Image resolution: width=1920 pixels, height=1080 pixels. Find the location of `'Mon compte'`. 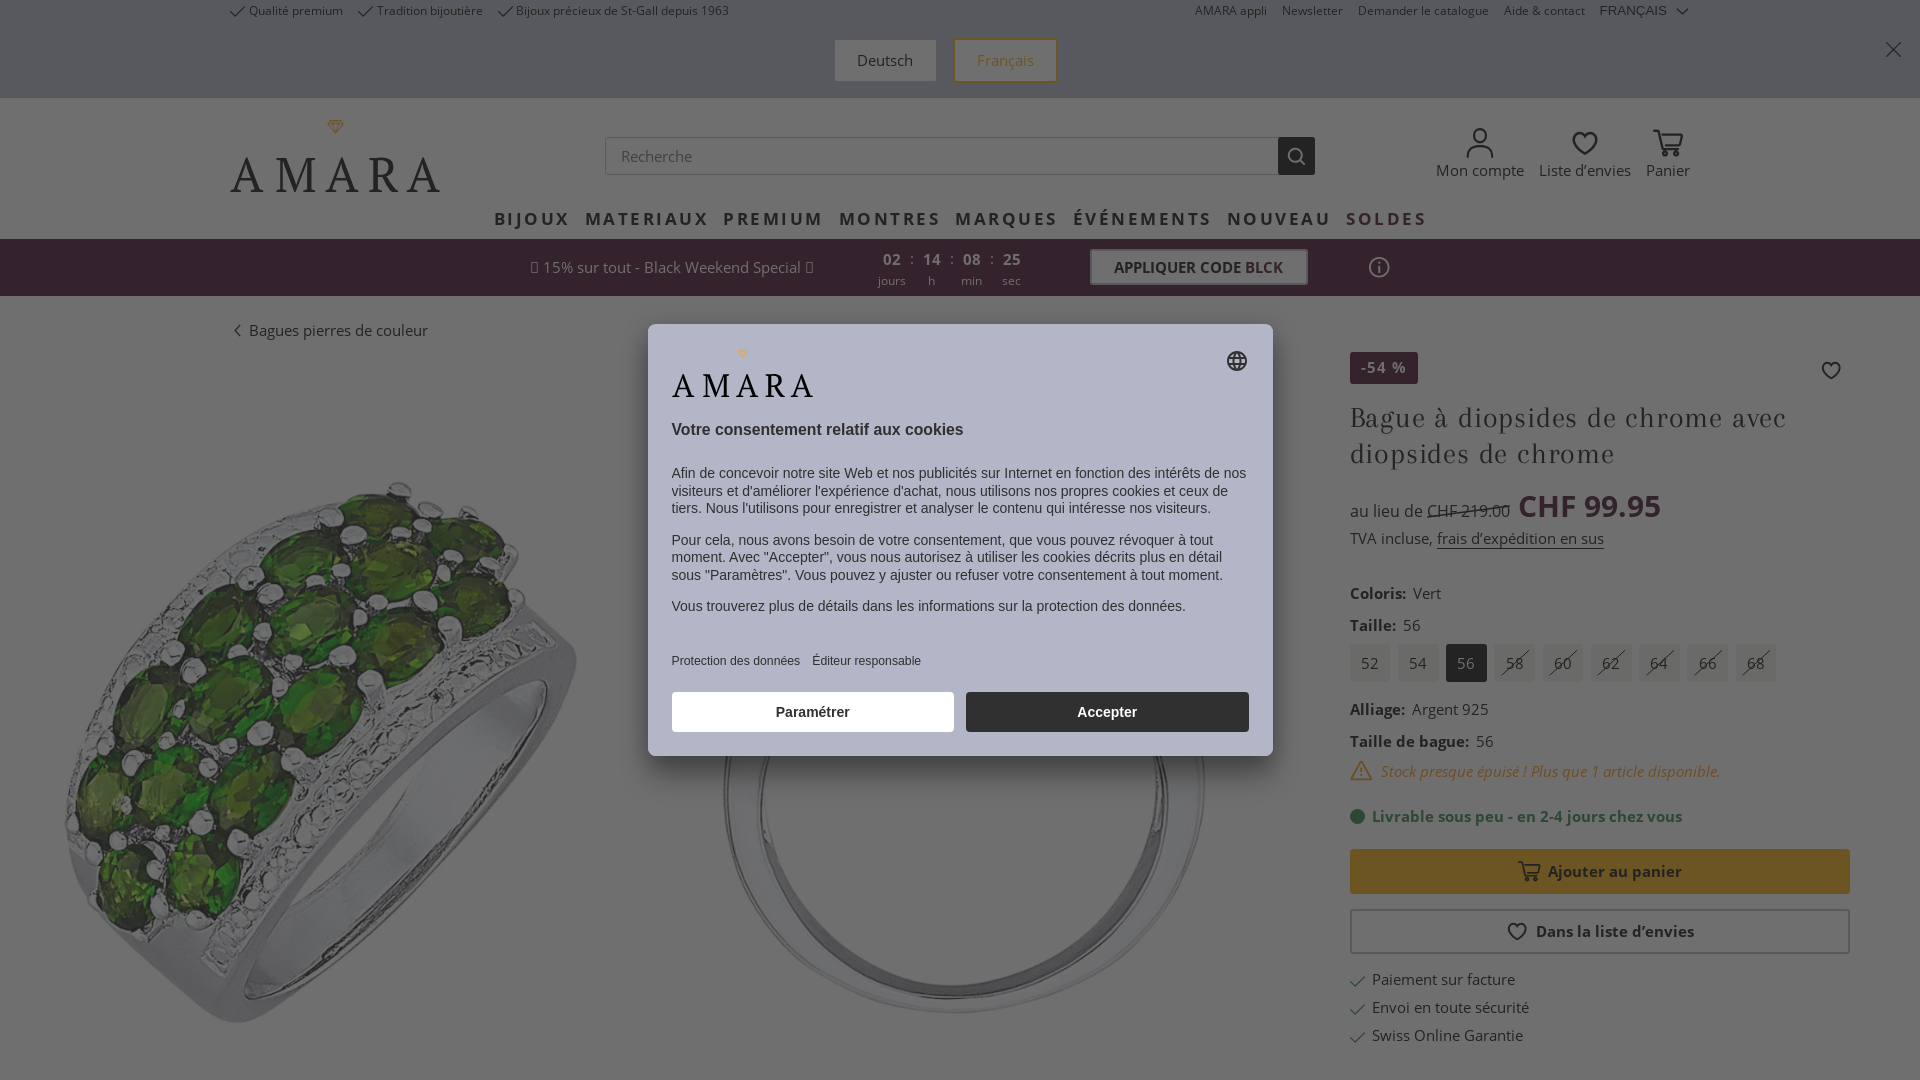

'Mon compte' is located at coordinates (1479, 154).